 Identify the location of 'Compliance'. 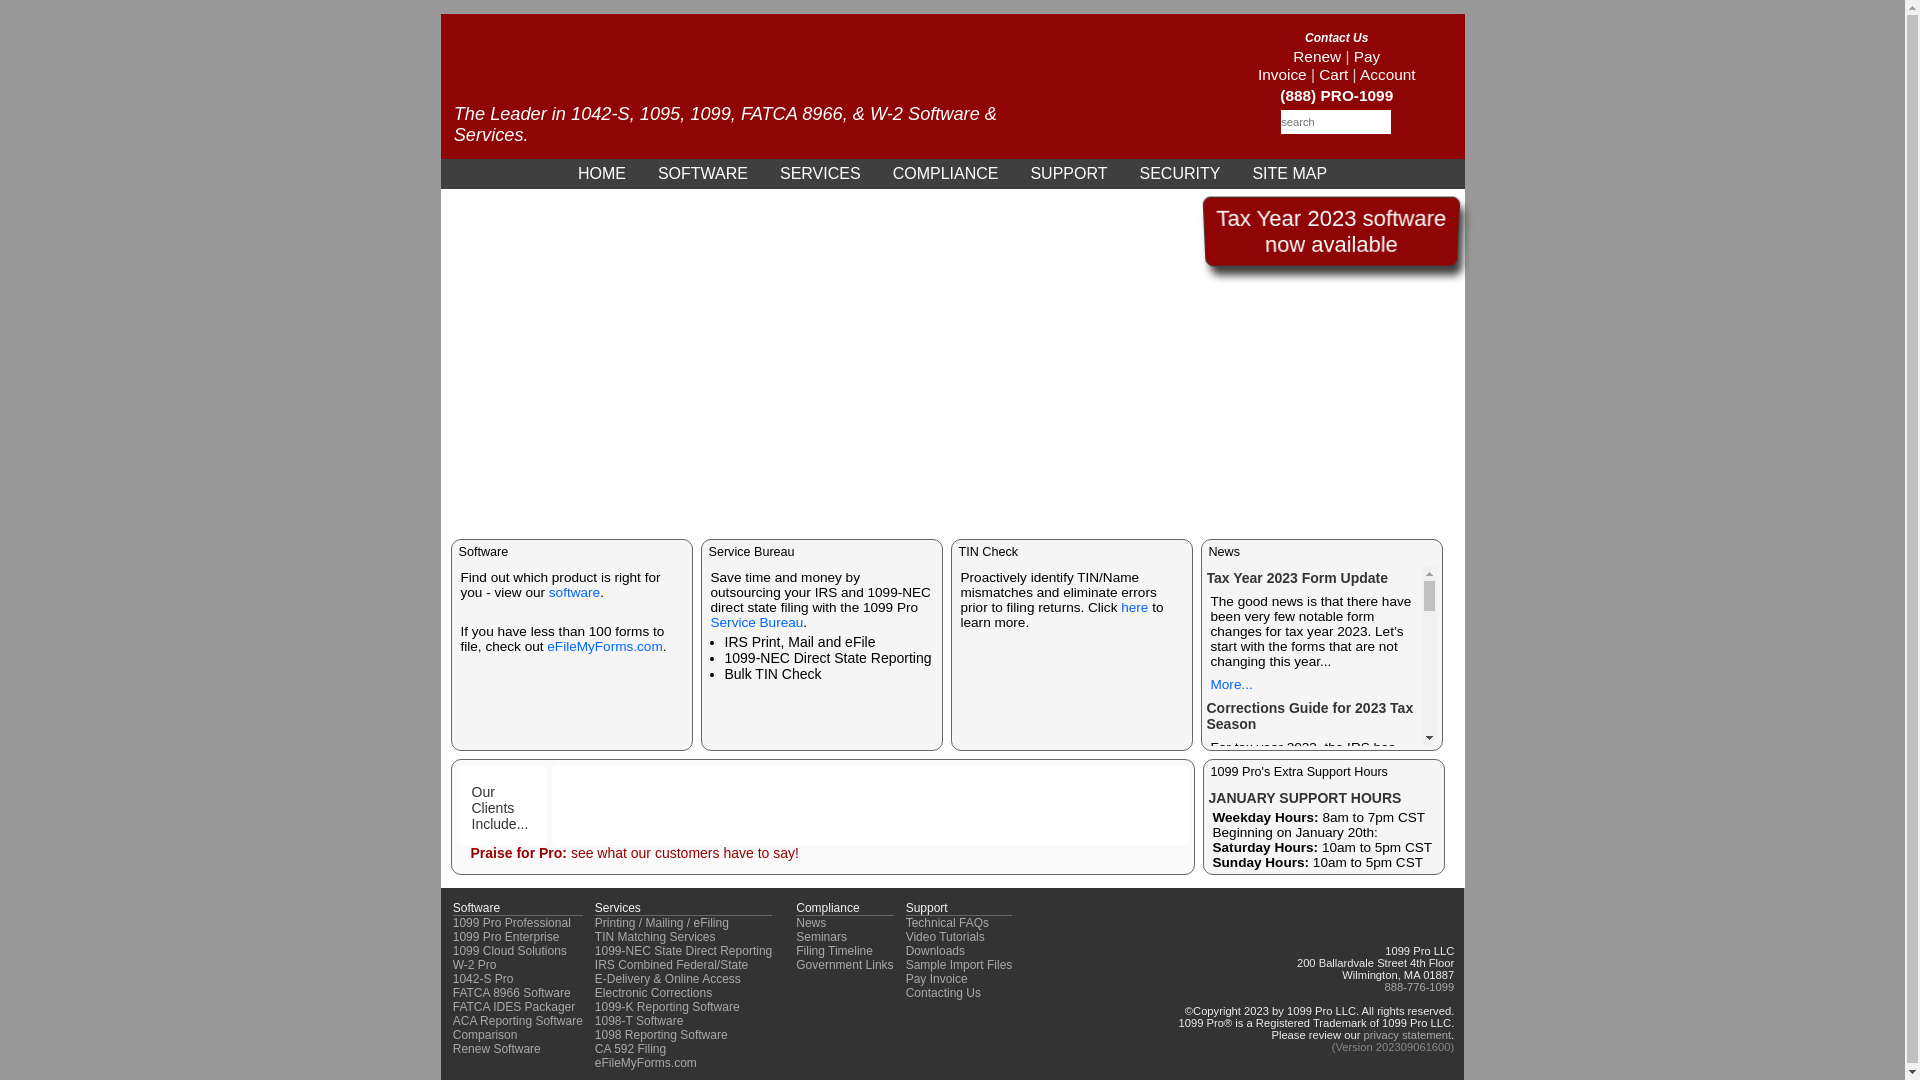
(827, 907).